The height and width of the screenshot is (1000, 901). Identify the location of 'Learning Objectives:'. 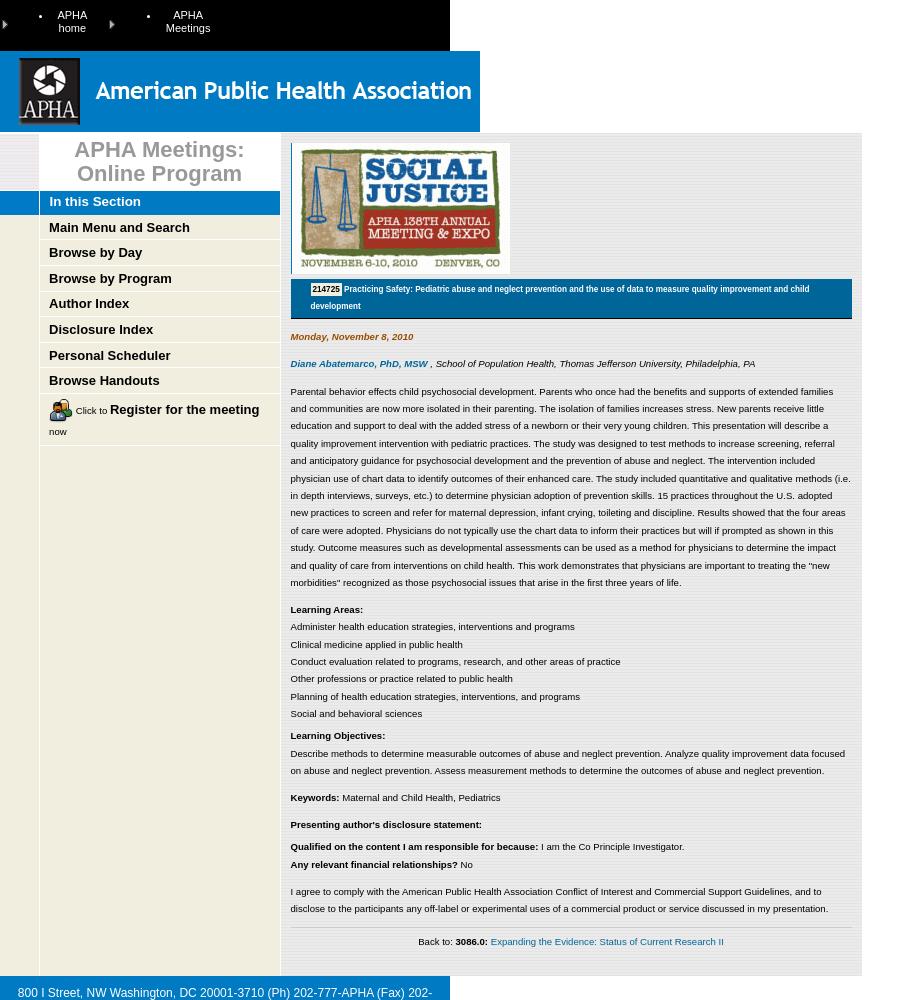
(290, 734).